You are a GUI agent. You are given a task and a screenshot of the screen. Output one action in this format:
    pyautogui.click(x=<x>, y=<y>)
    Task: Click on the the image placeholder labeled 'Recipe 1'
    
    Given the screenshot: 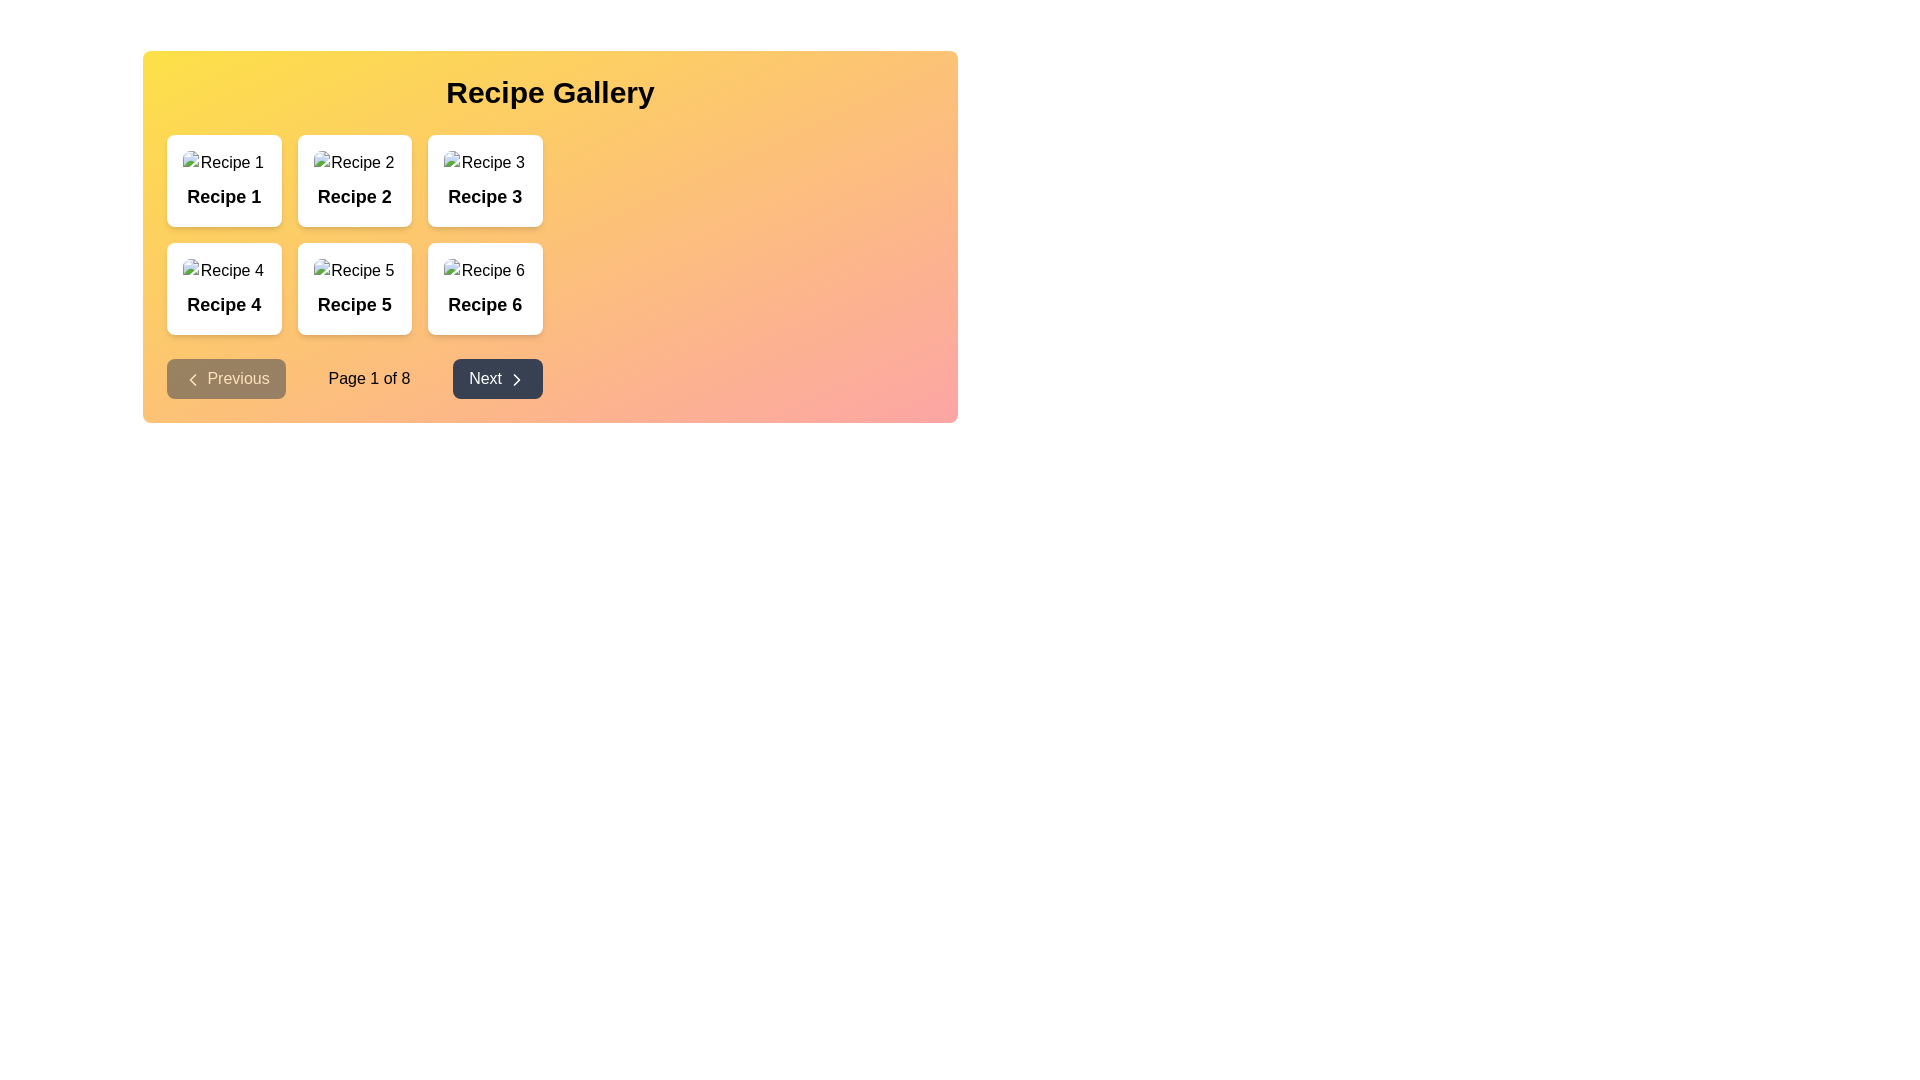 What is the action you would take?
    pyautogui.click(x=224, y=161)
    